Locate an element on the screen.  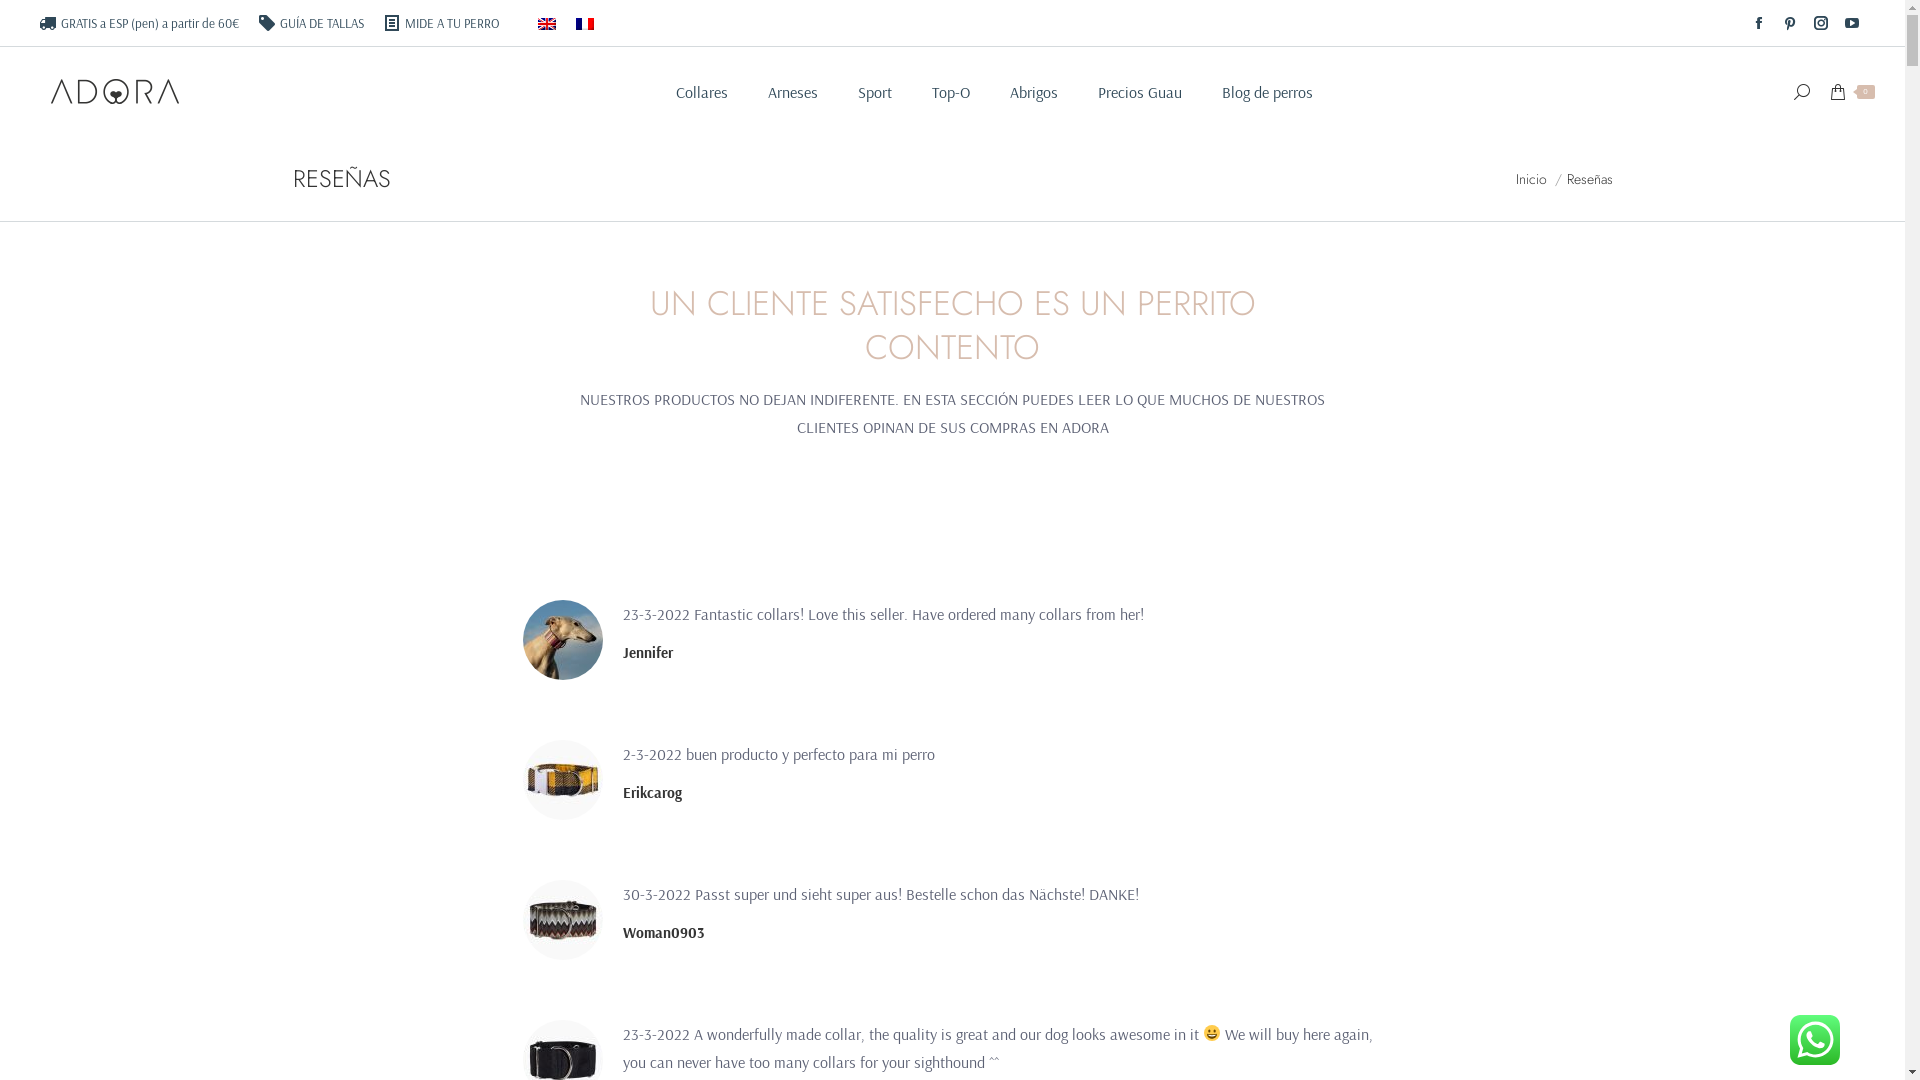
'Pinterest page opens in new window' is located at coordinates (1790, 23).